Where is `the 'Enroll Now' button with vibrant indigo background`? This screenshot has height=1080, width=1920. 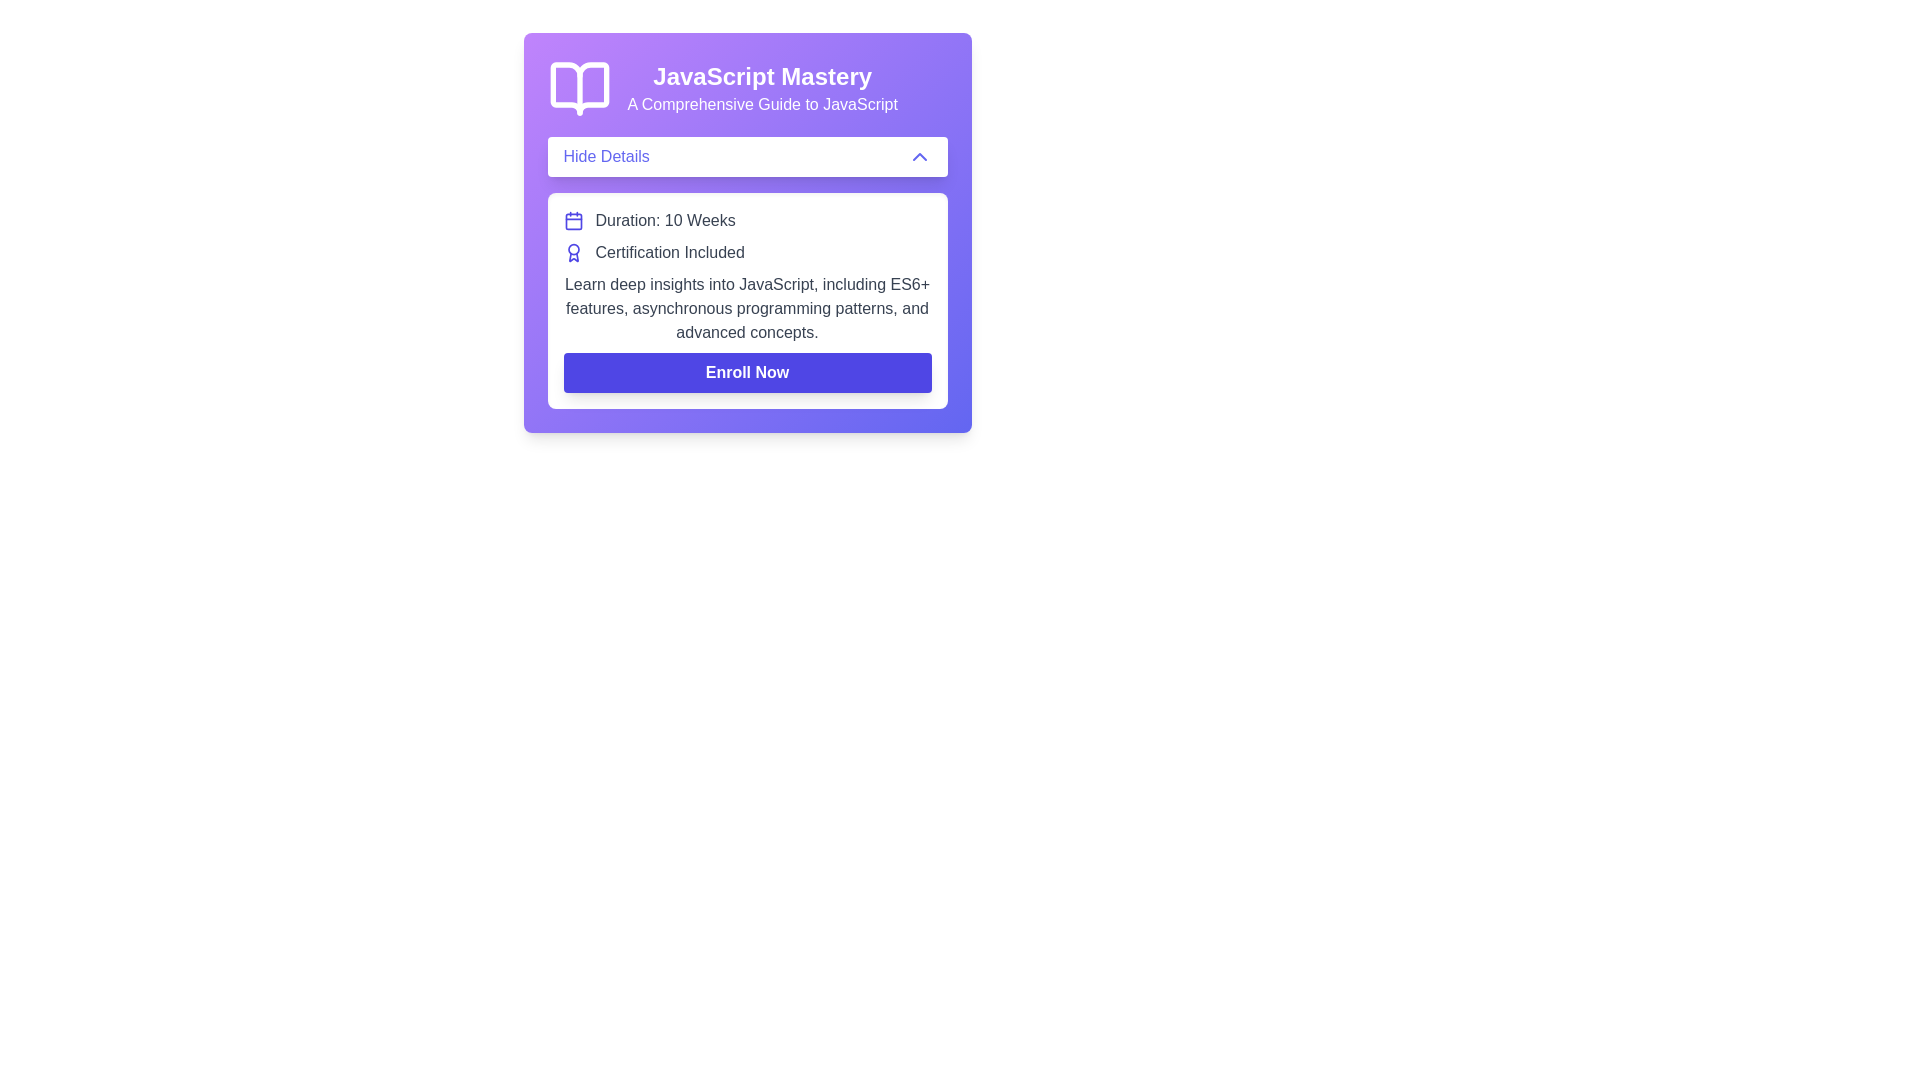
the 'Enroll Now' button with vibrant indigo background is located at coordinates (746, 373).